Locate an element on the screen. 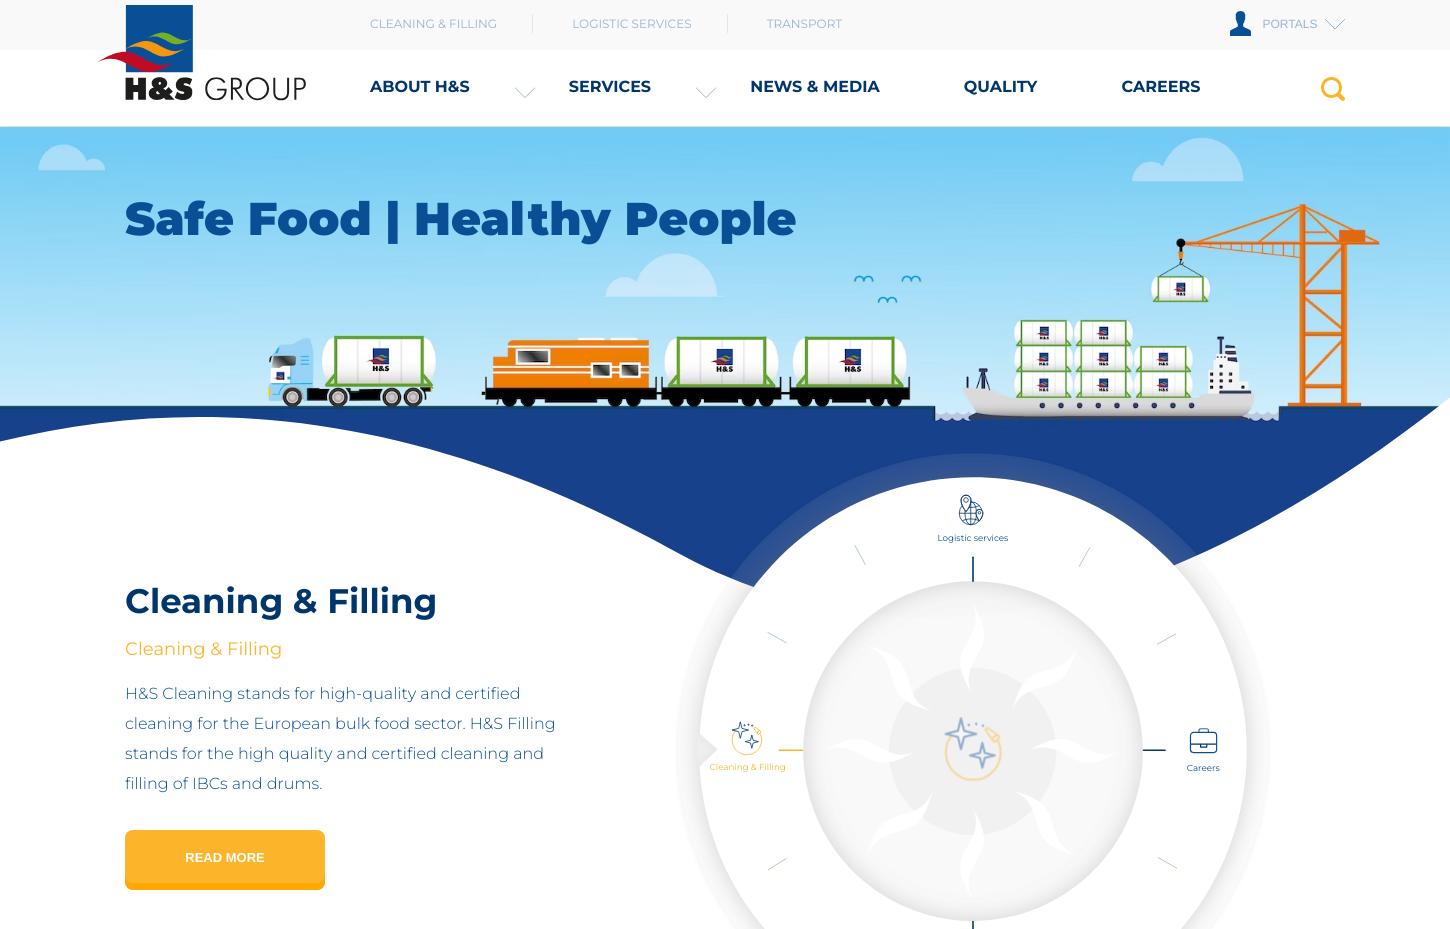 Image resolution: width=1450 pixels, height=929 pixels. 'Quality' is located at coordinates (856, 86).